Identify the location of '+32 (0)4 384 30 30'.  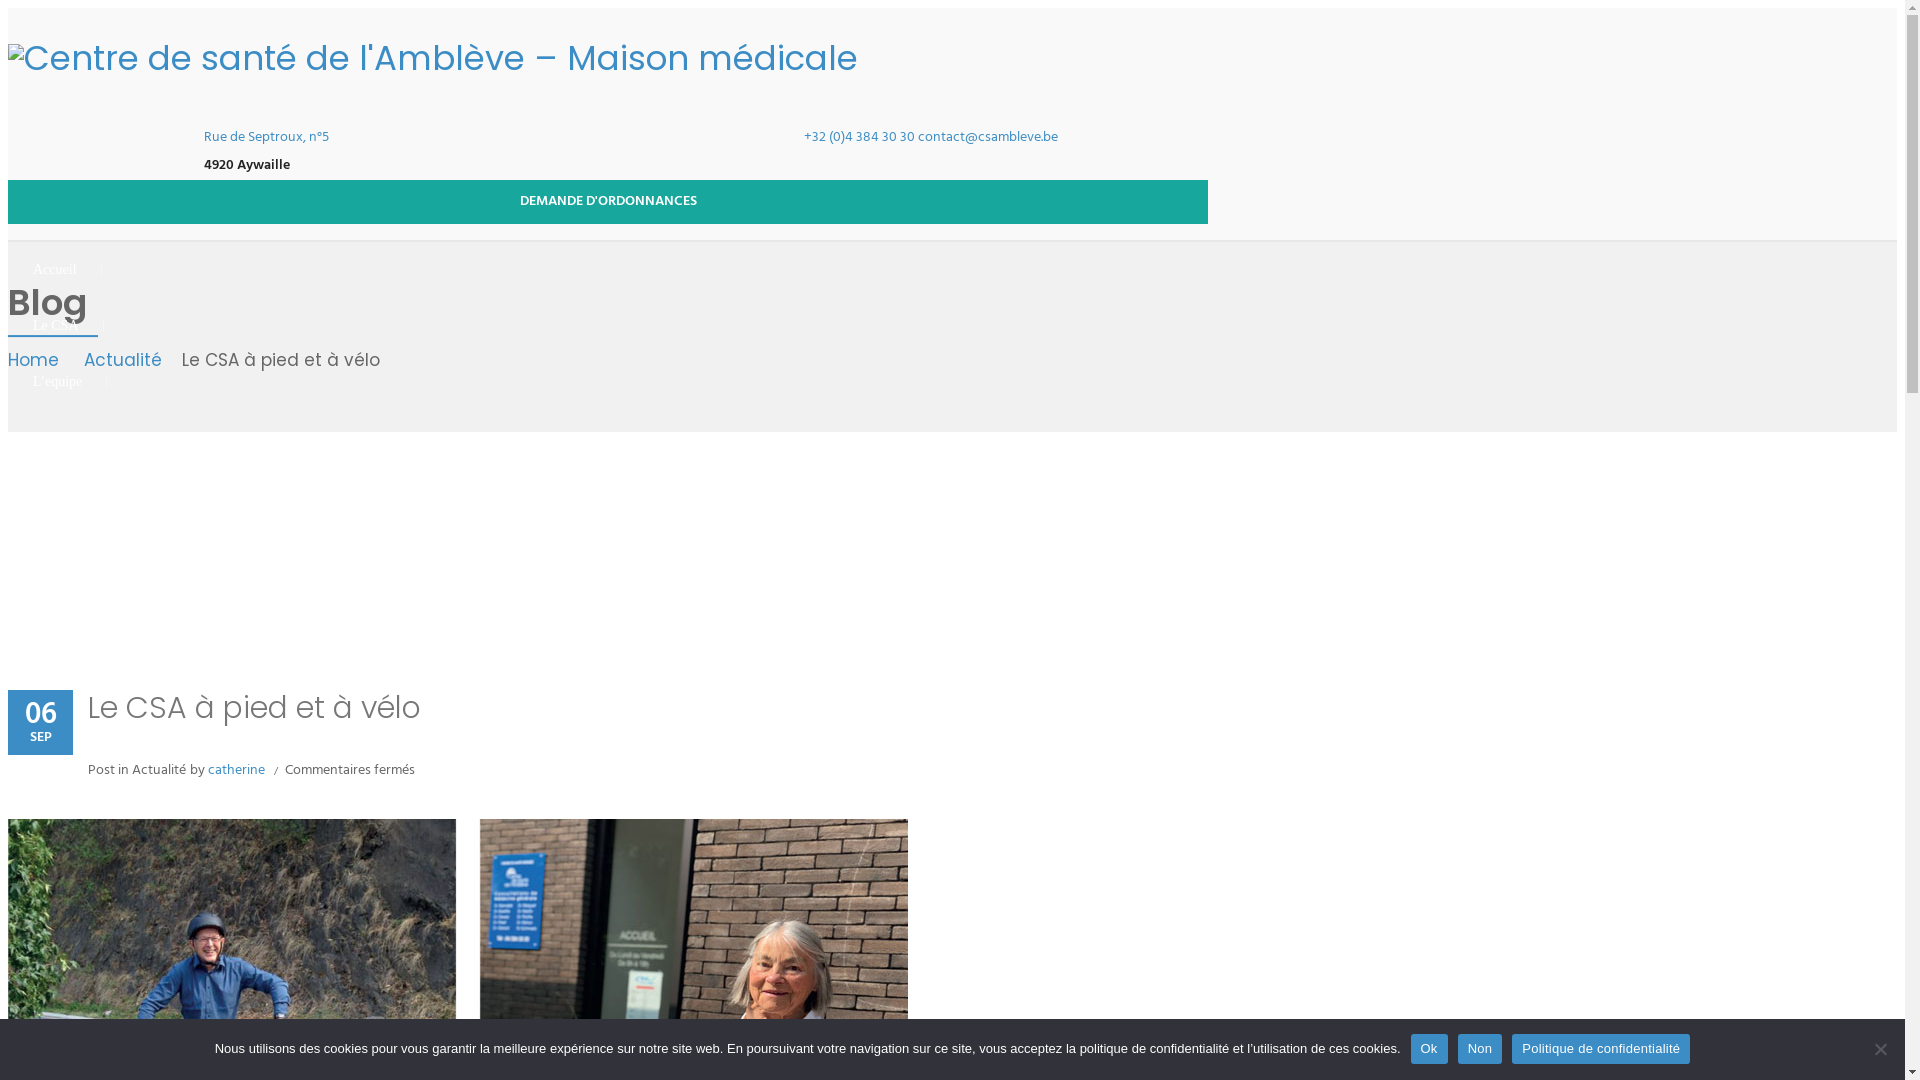
(804, 136).